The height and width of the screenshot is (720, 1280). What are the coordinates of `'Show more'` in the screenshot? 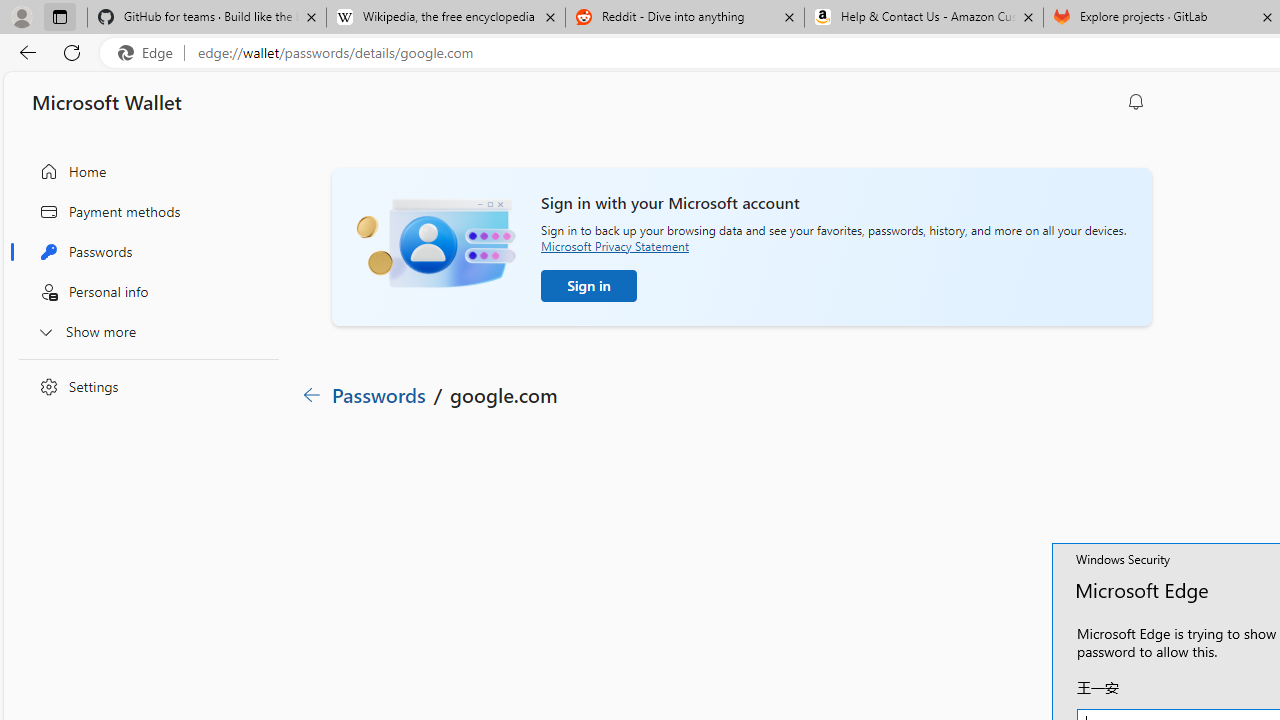 It's located at (143, 330).